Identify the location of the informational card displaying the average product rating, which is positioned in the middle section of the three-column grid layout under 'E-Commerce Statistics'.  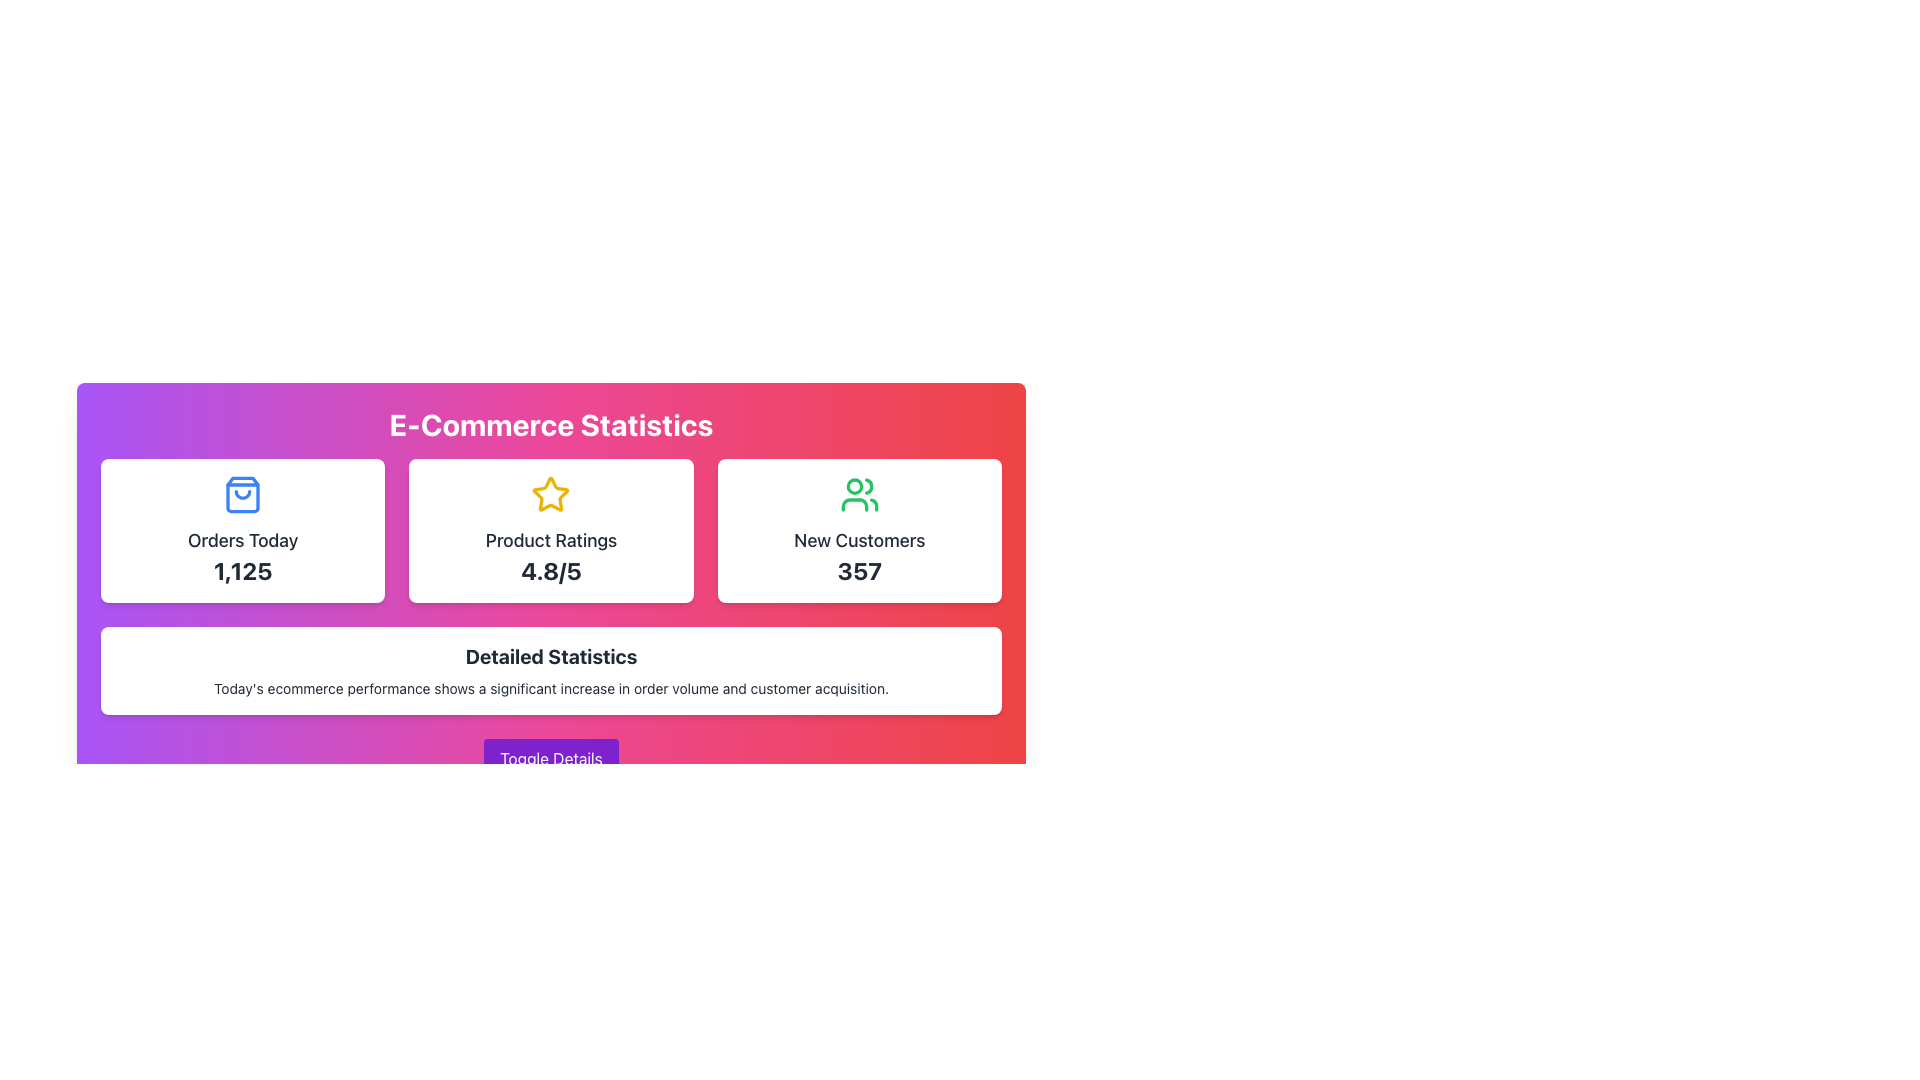
(551, 530).